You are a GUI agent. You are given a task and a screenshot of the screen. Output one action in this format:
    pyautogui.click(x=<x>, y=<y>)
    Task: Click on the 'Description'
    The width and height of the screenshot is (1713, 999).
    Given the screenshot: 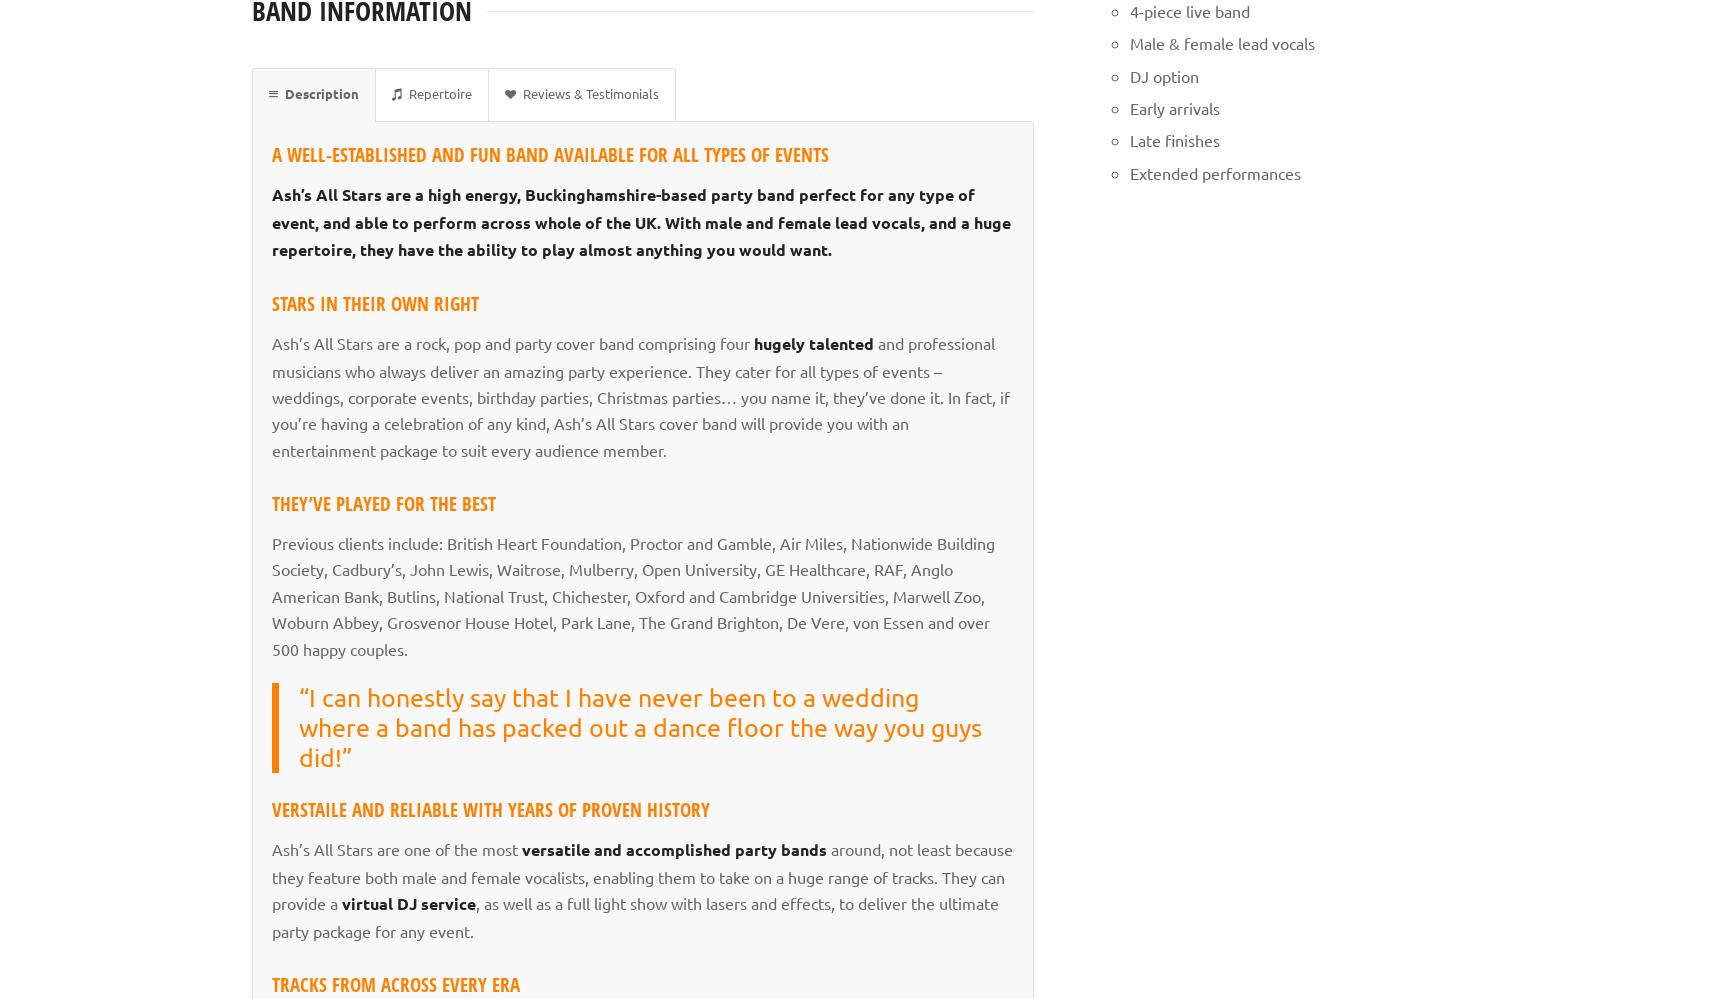 What is the action you would take?
    pyautogui.click(x=284, y=91)
    